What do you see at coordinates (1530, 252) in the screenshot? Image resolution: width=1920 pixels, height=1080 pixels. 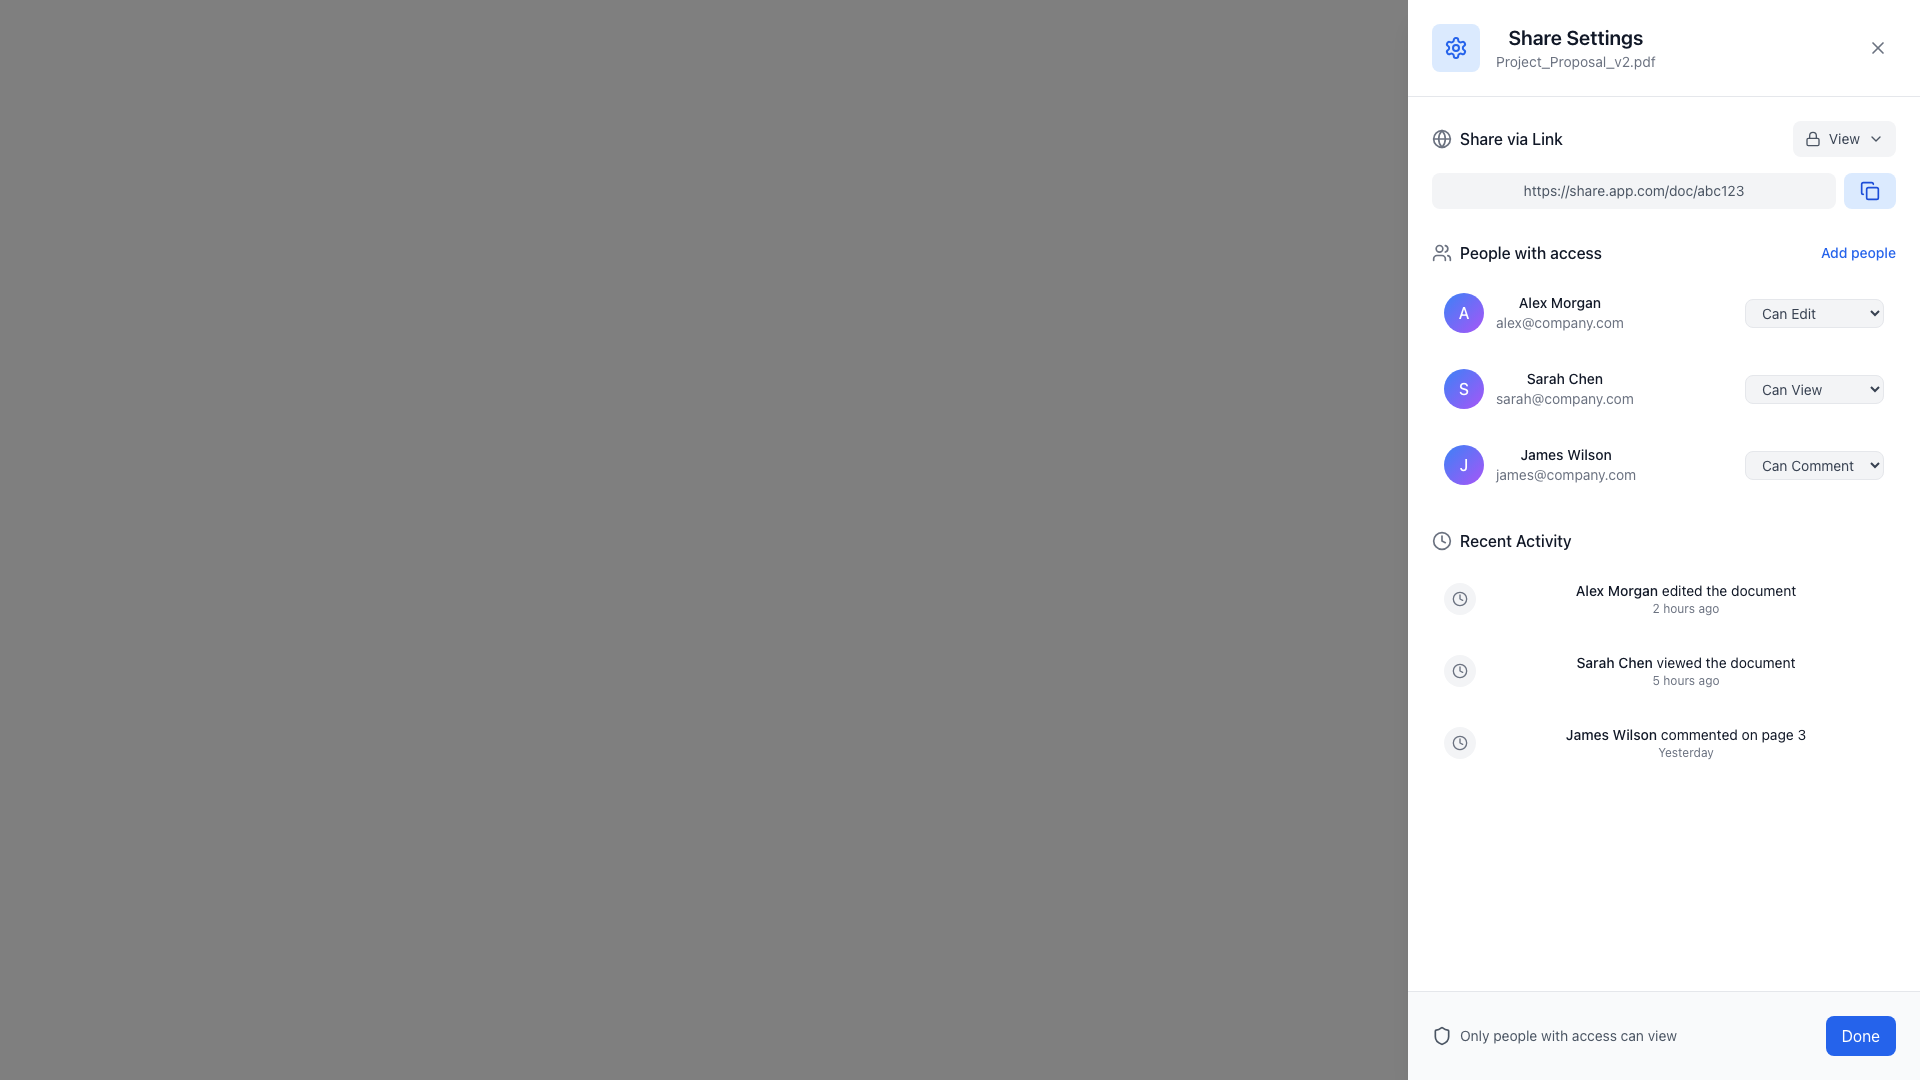 I see `the Text label that serves as a heading for the section listing users with access permissions, located in the right-side panel titled 'Share Settings', below 'Share via Link' and above the user profiles list` at bounding box center [1530, 252].